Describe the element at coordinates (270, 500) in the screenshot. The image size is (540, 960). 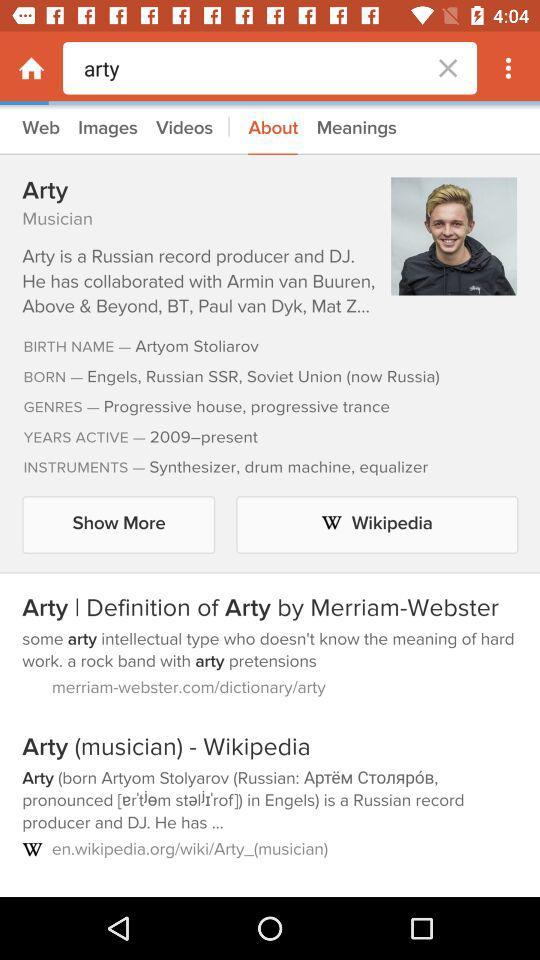
I see `webpage view` at that location.